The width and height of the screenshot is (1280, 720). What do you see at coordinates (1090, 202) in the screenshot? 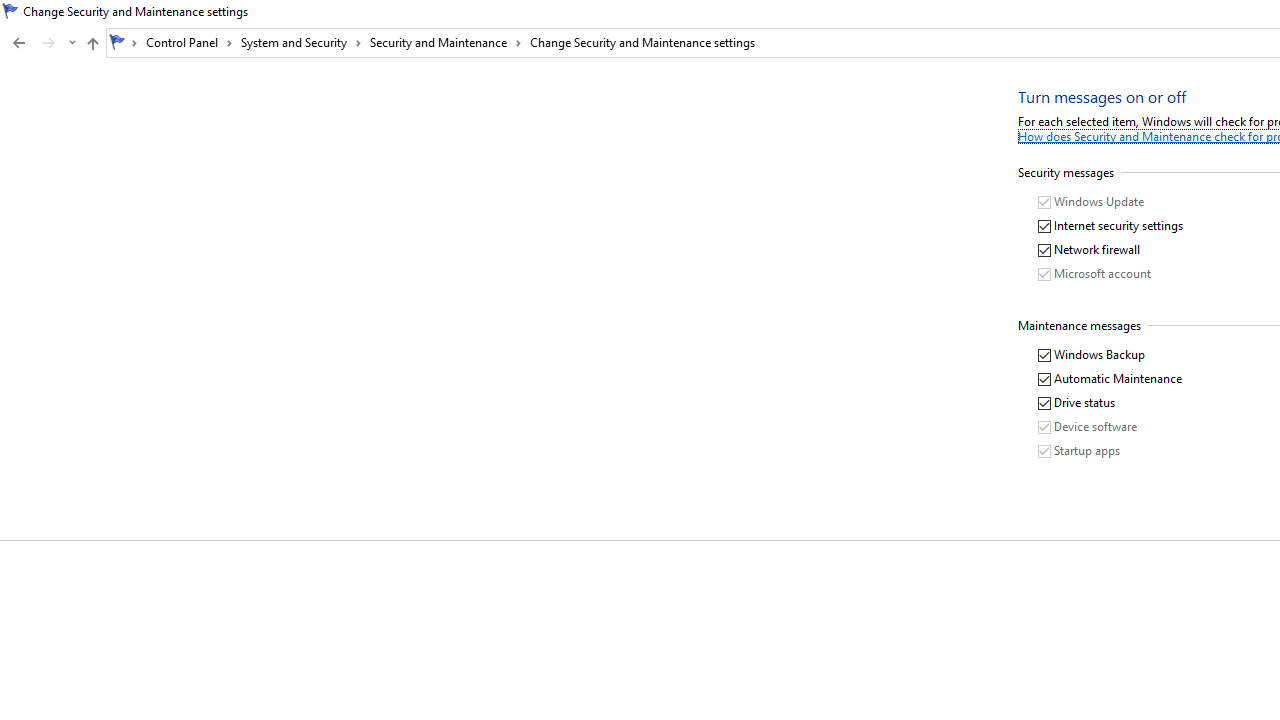
I see `'Windows Update'` at bounding box center [1090, 202].